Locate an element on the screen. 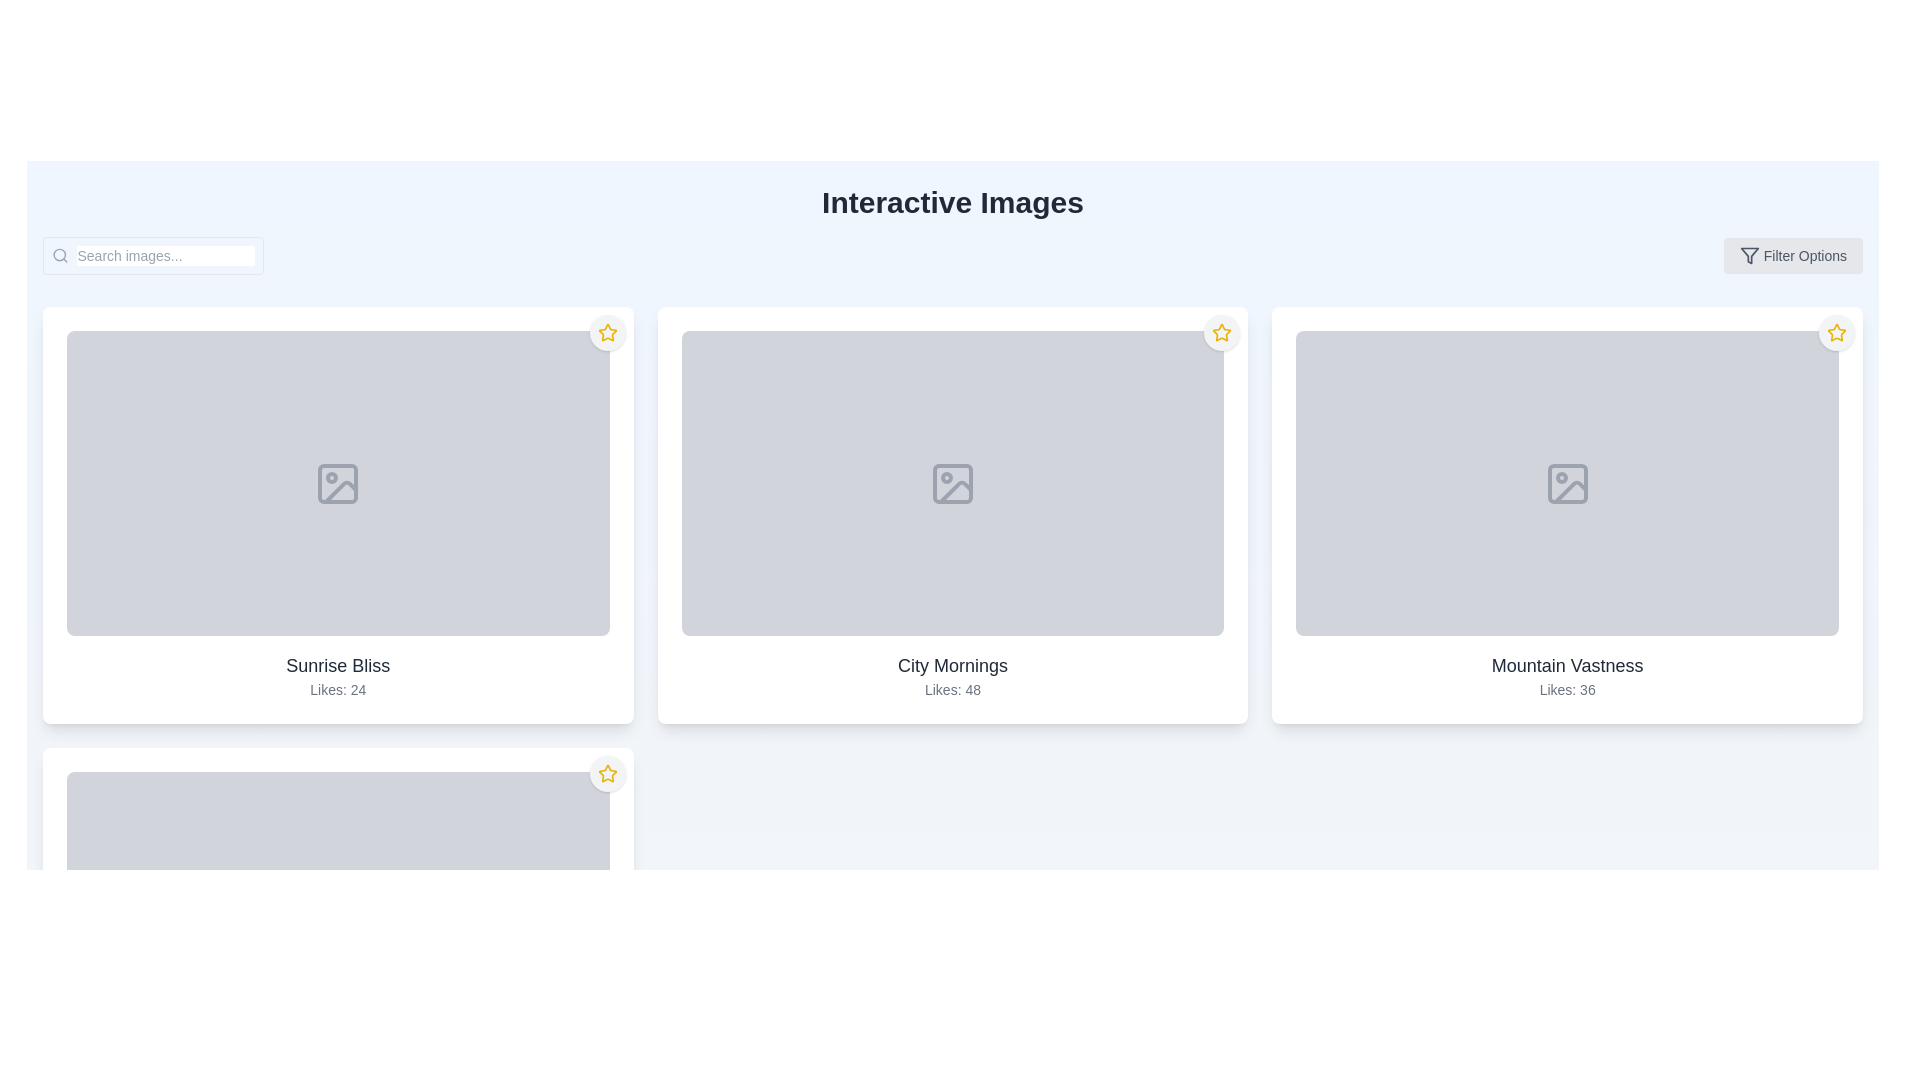 The image size is (1920, 1080). the circular part of the search magnifier icon, which serves as a decorative element for the adjacent input field is located at coordinates (60, 254).